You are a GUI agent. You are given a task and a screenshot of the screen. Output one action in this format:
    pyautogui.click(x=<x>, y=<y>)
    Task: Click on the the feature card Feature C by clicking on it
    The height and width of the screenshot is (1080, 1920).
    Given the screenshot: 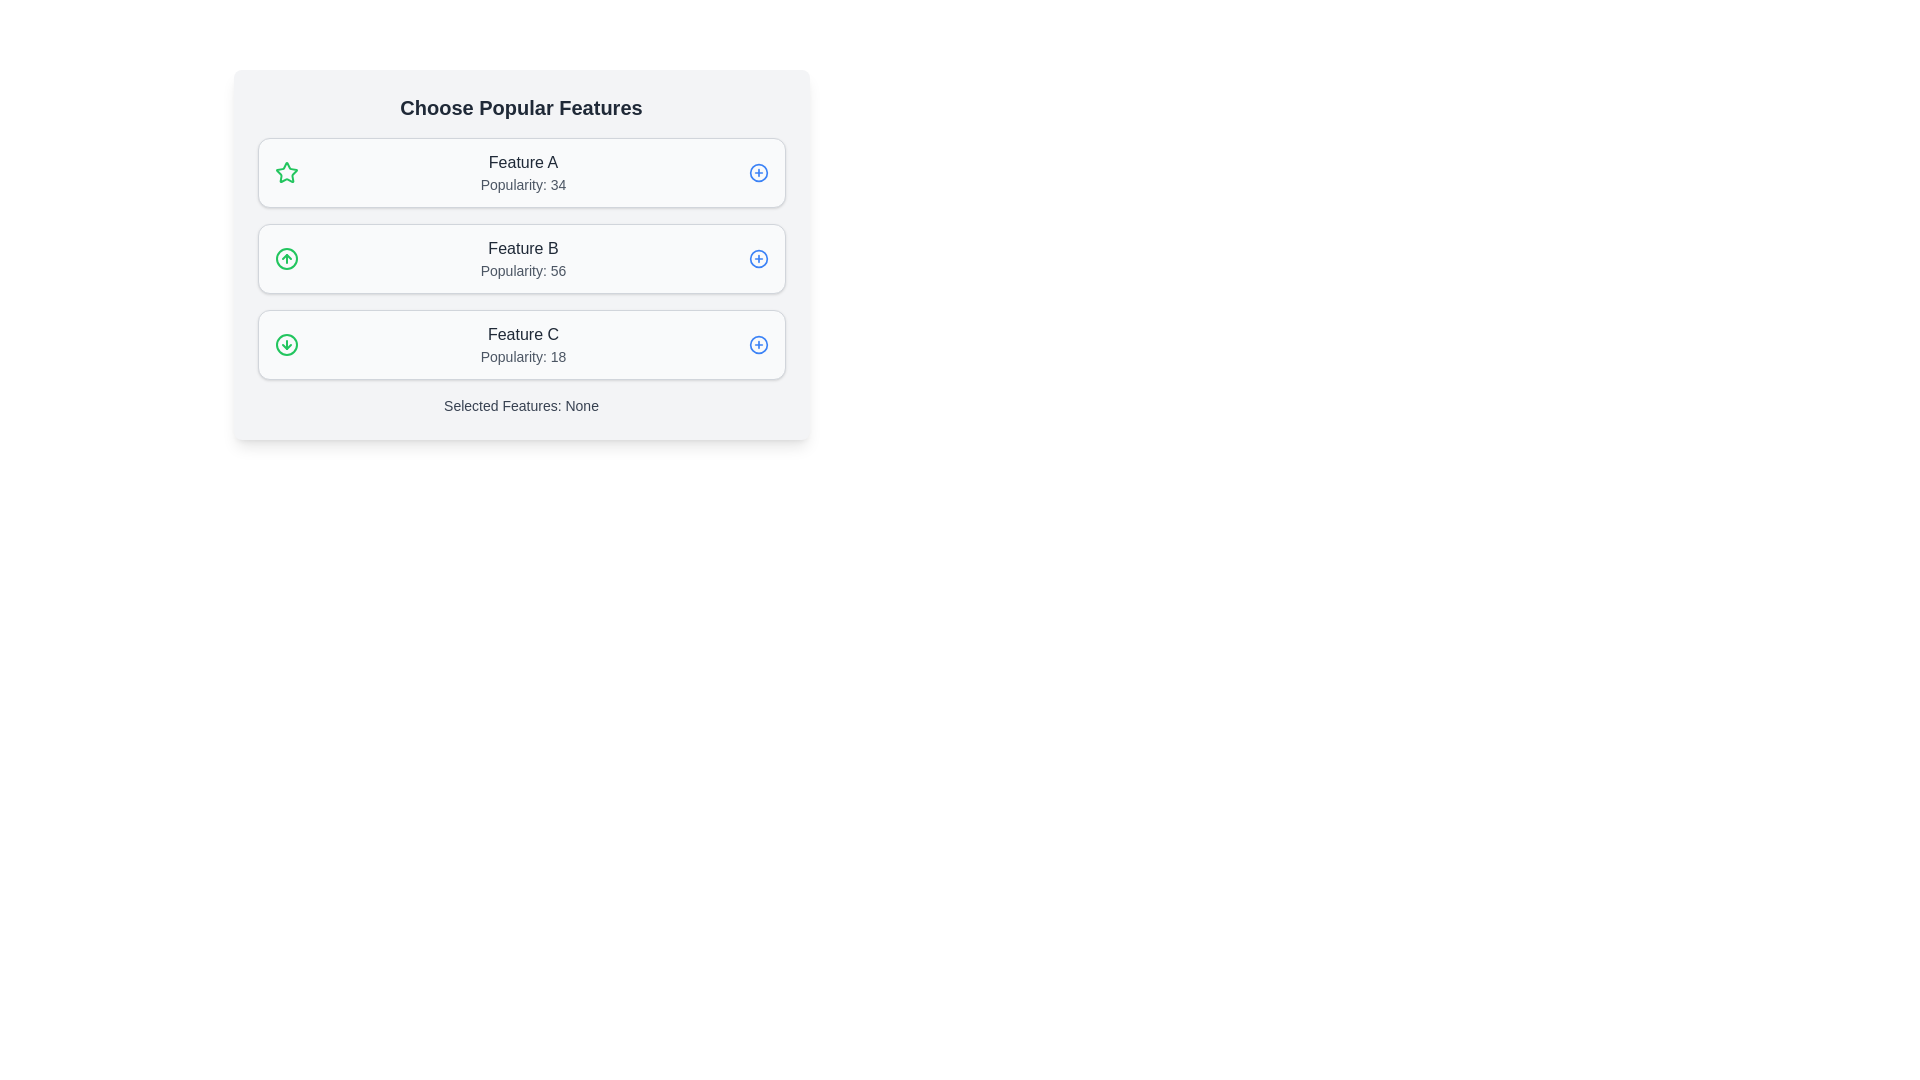 What is the action you would take?
    pyautogui.click(x=521, y=343)
    